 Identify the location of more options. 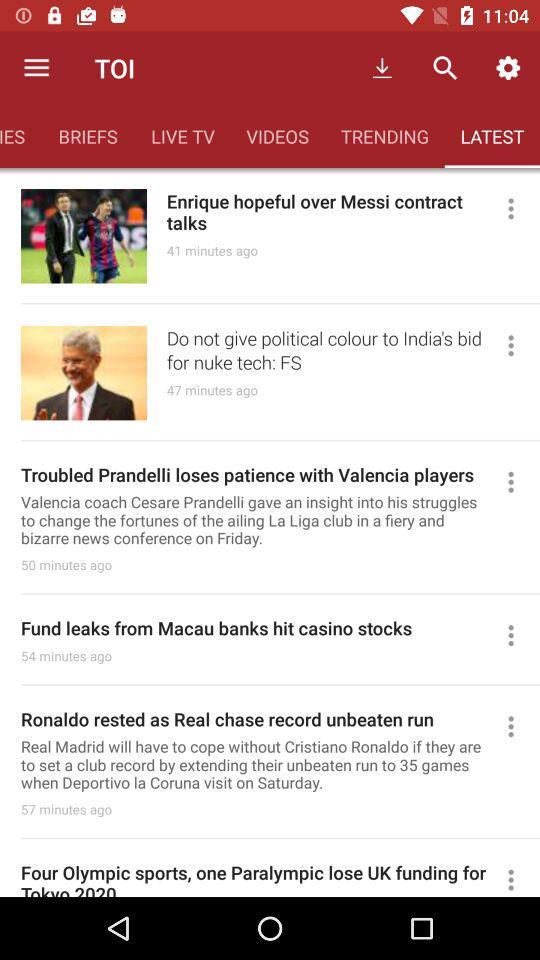
(519, 208).